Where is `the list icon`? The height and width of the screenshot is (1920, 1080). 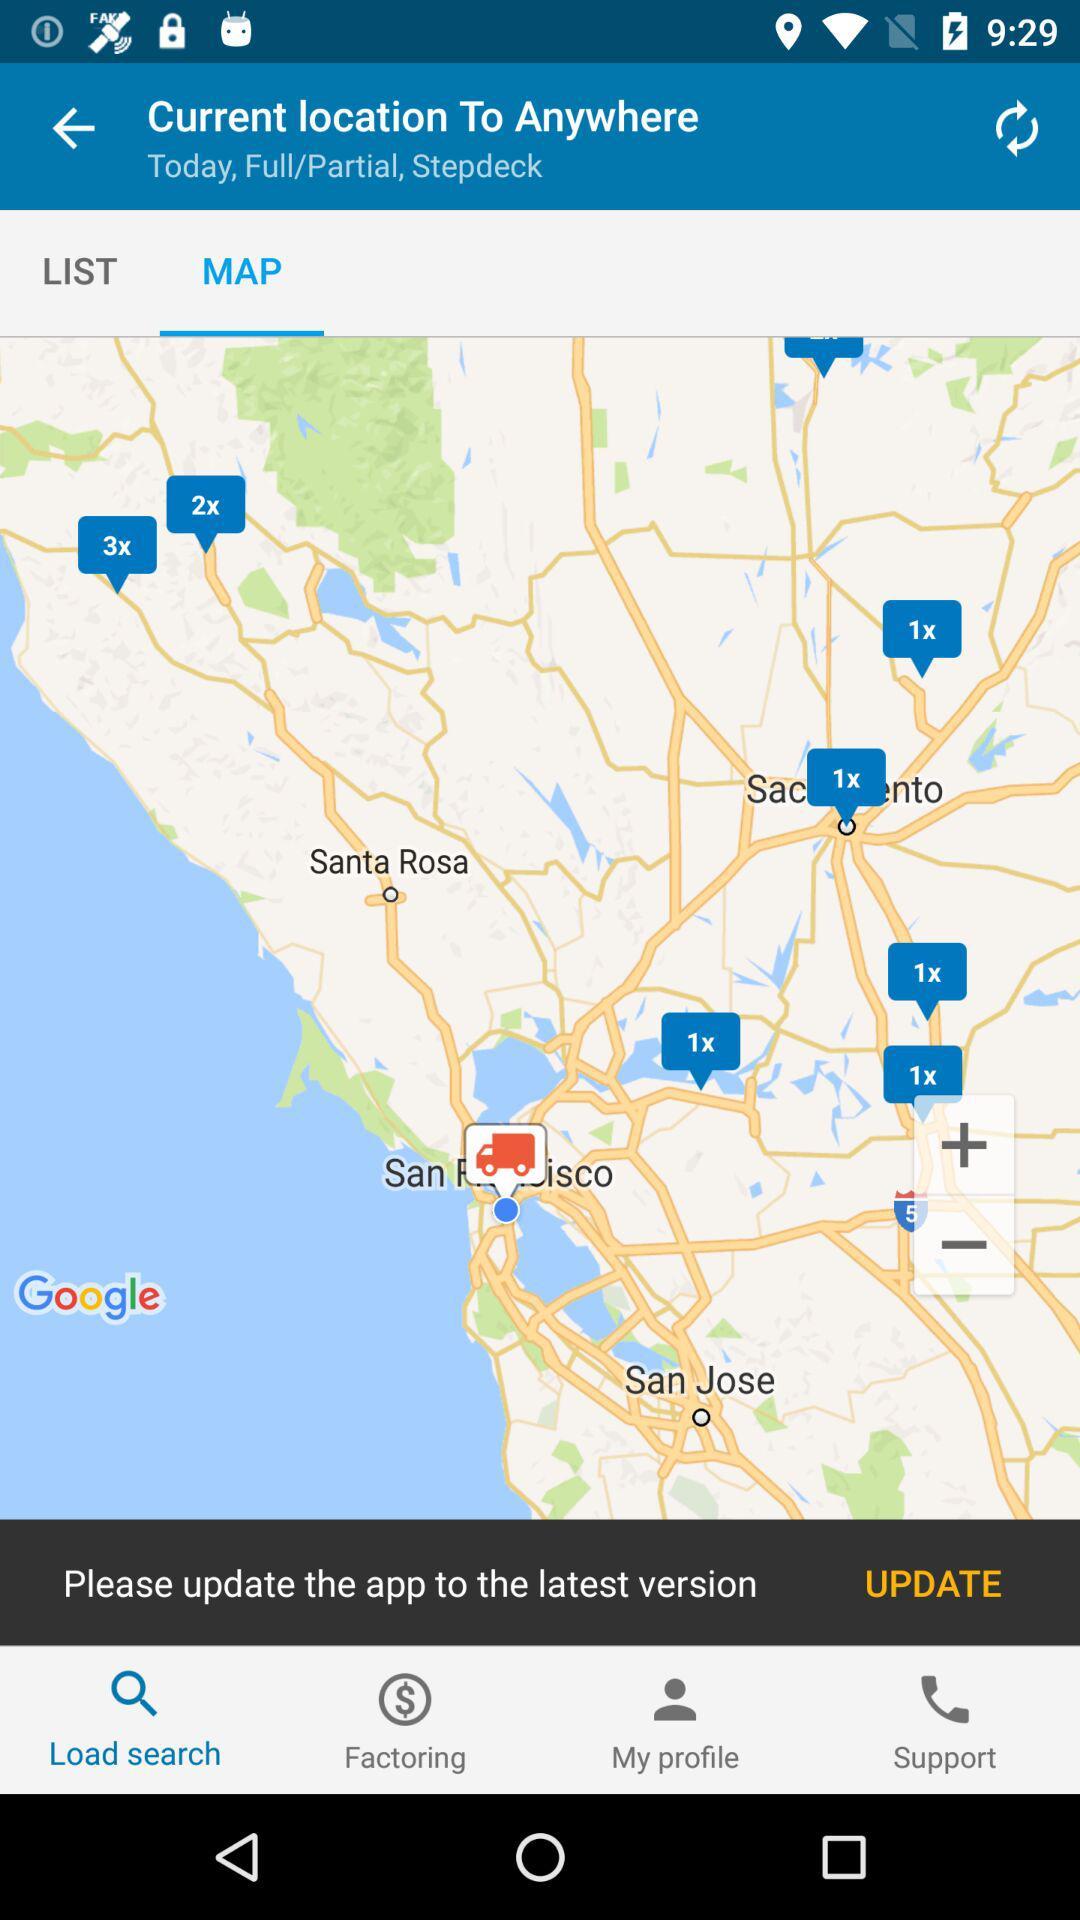
the list icon is located at coordinates (78, 269).